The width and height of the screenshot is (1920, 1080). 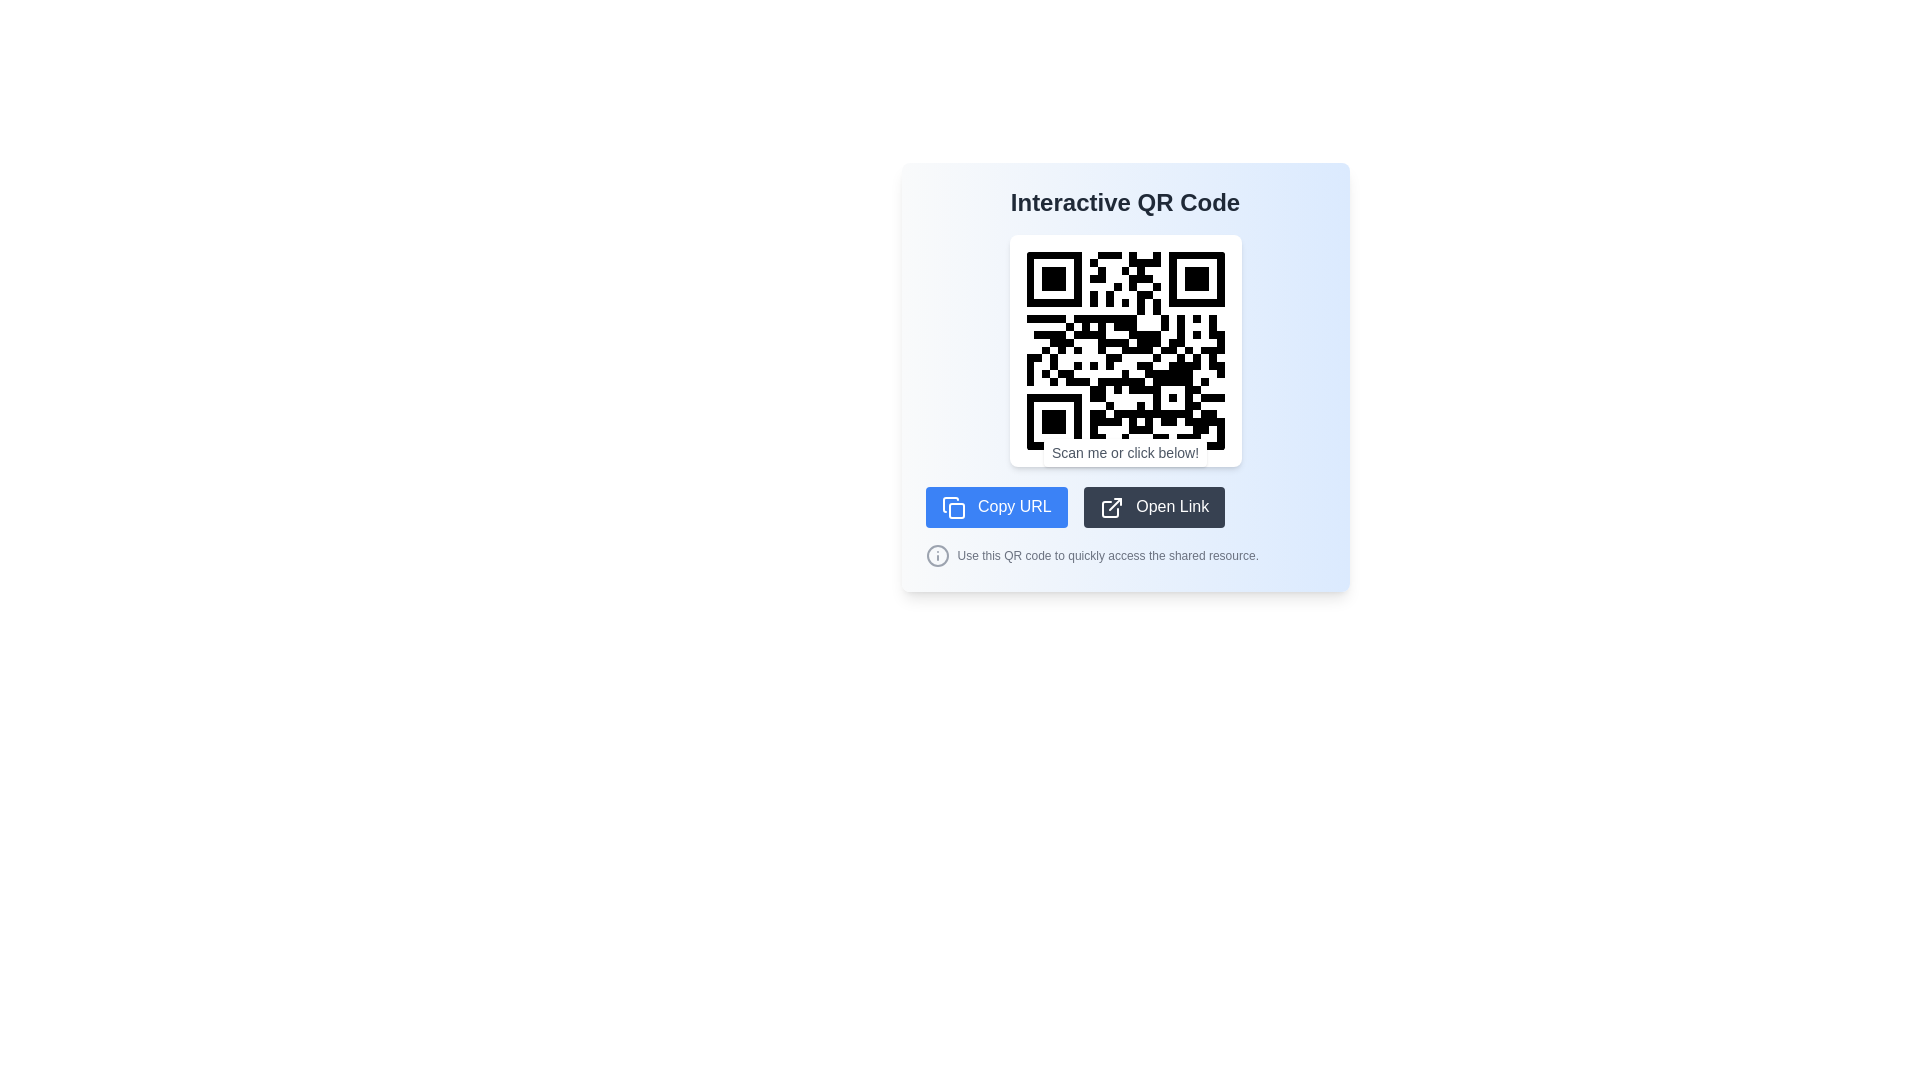 I want to click on the button with a dark gray background next to the 'Copy URL' button, so click(x=1125, y=506).